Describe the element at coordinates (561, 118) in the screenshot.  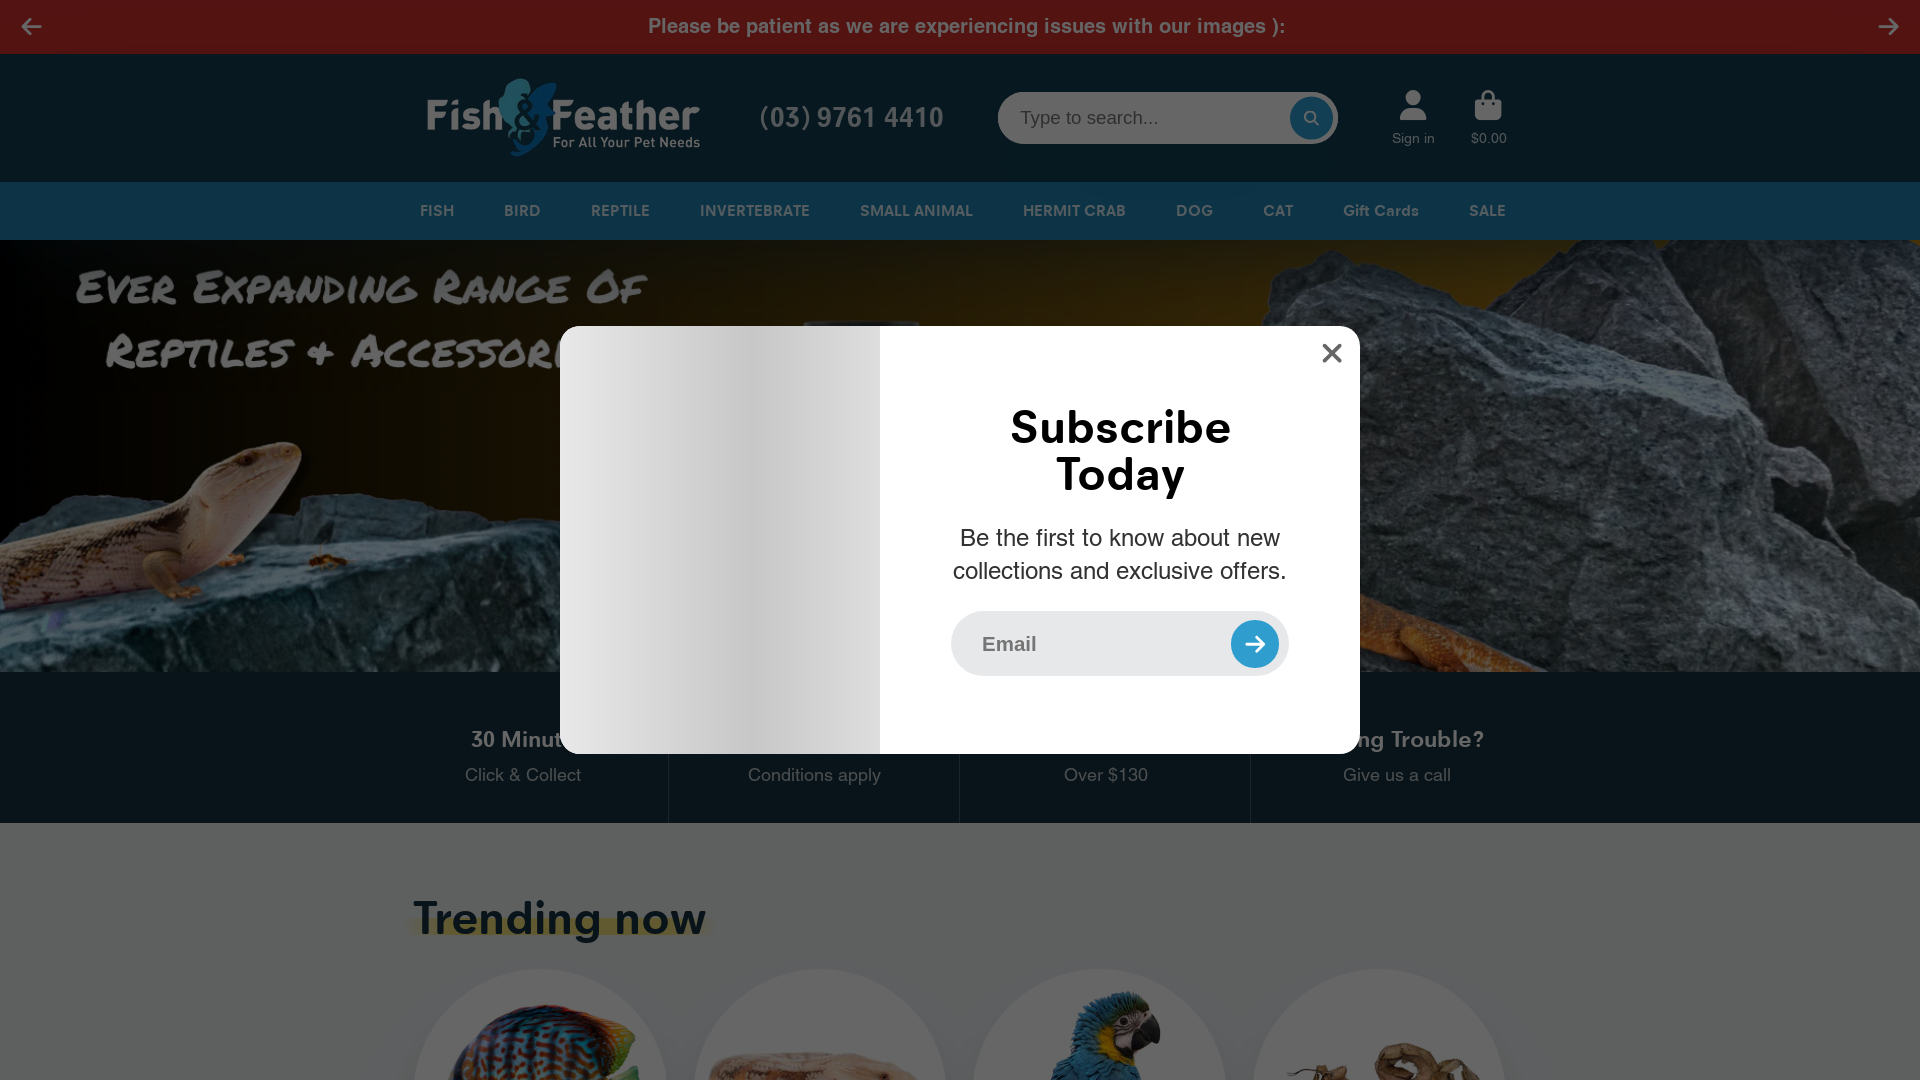
I see `'Logo'` at that location.